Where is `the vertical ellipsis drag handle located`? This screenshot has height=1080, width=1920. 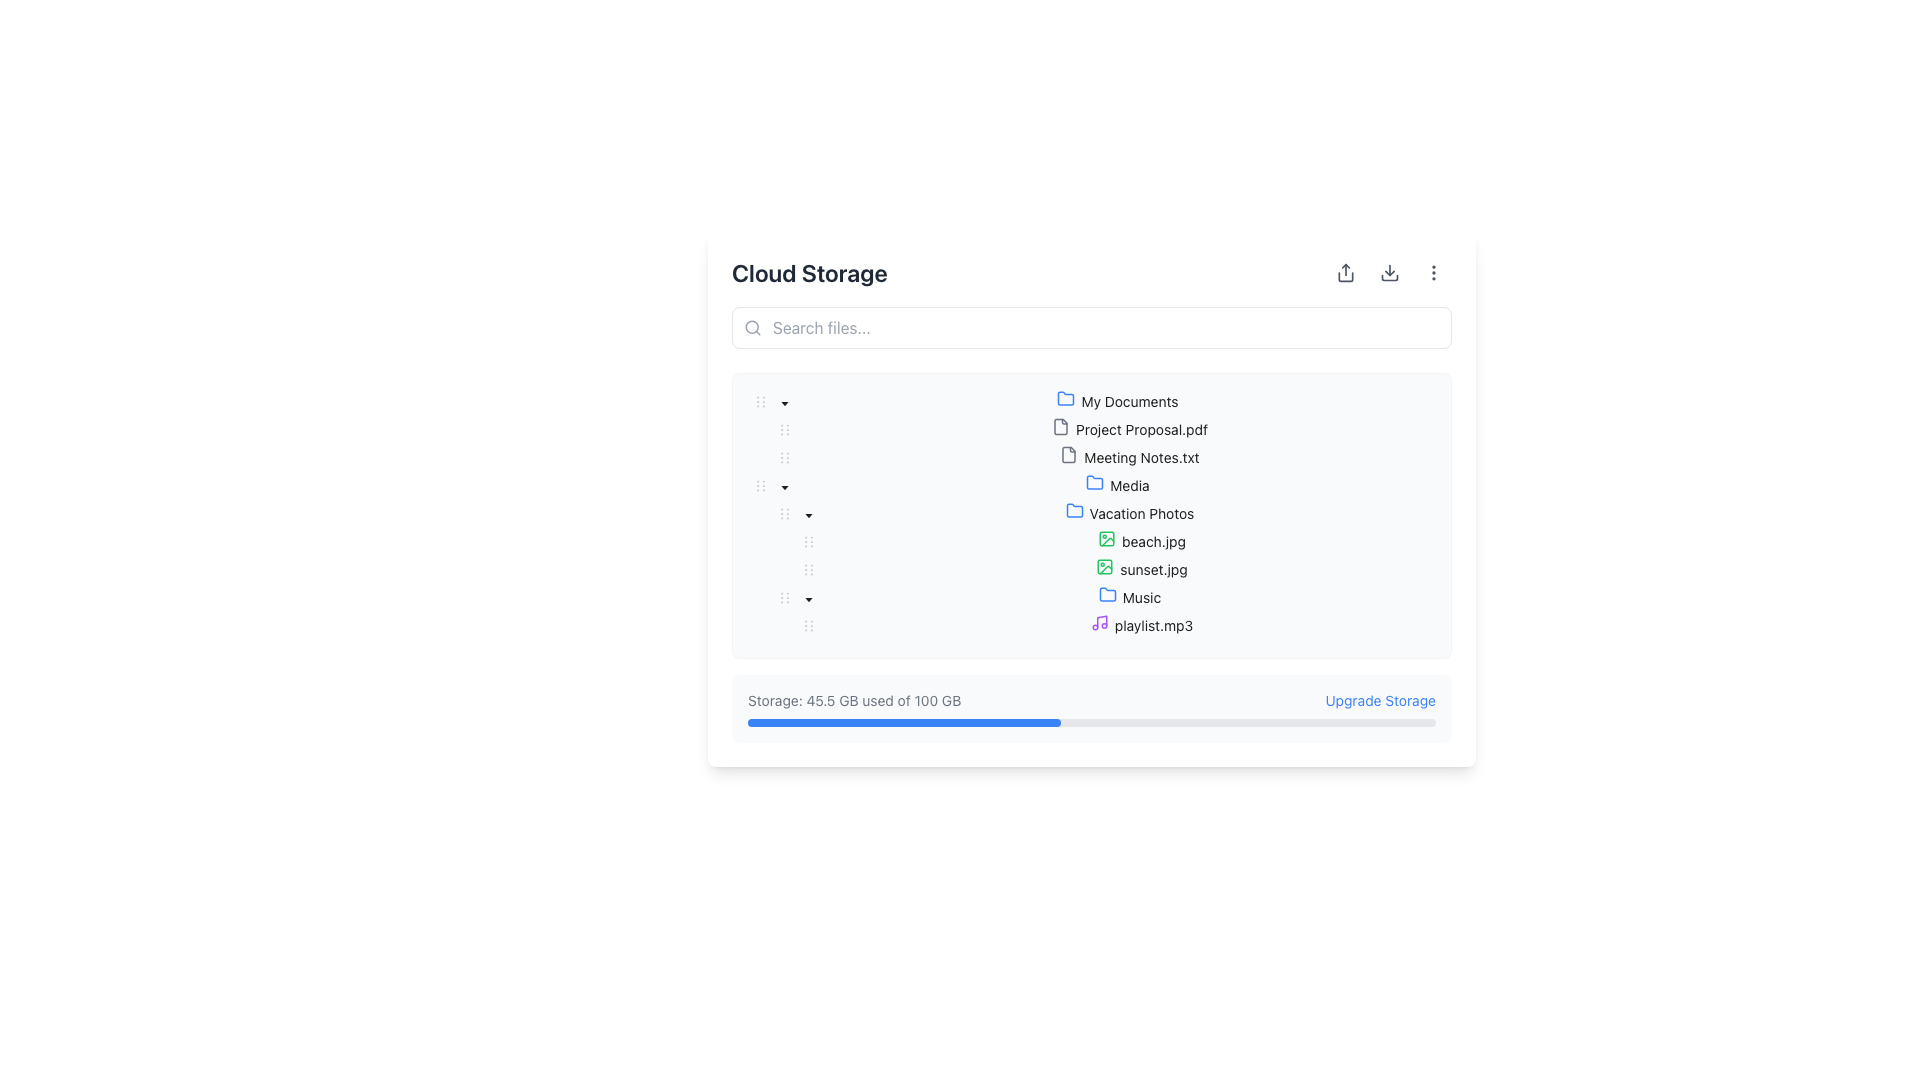 the vertical ellipsis drag handle located is located at coordinates (809, 570).